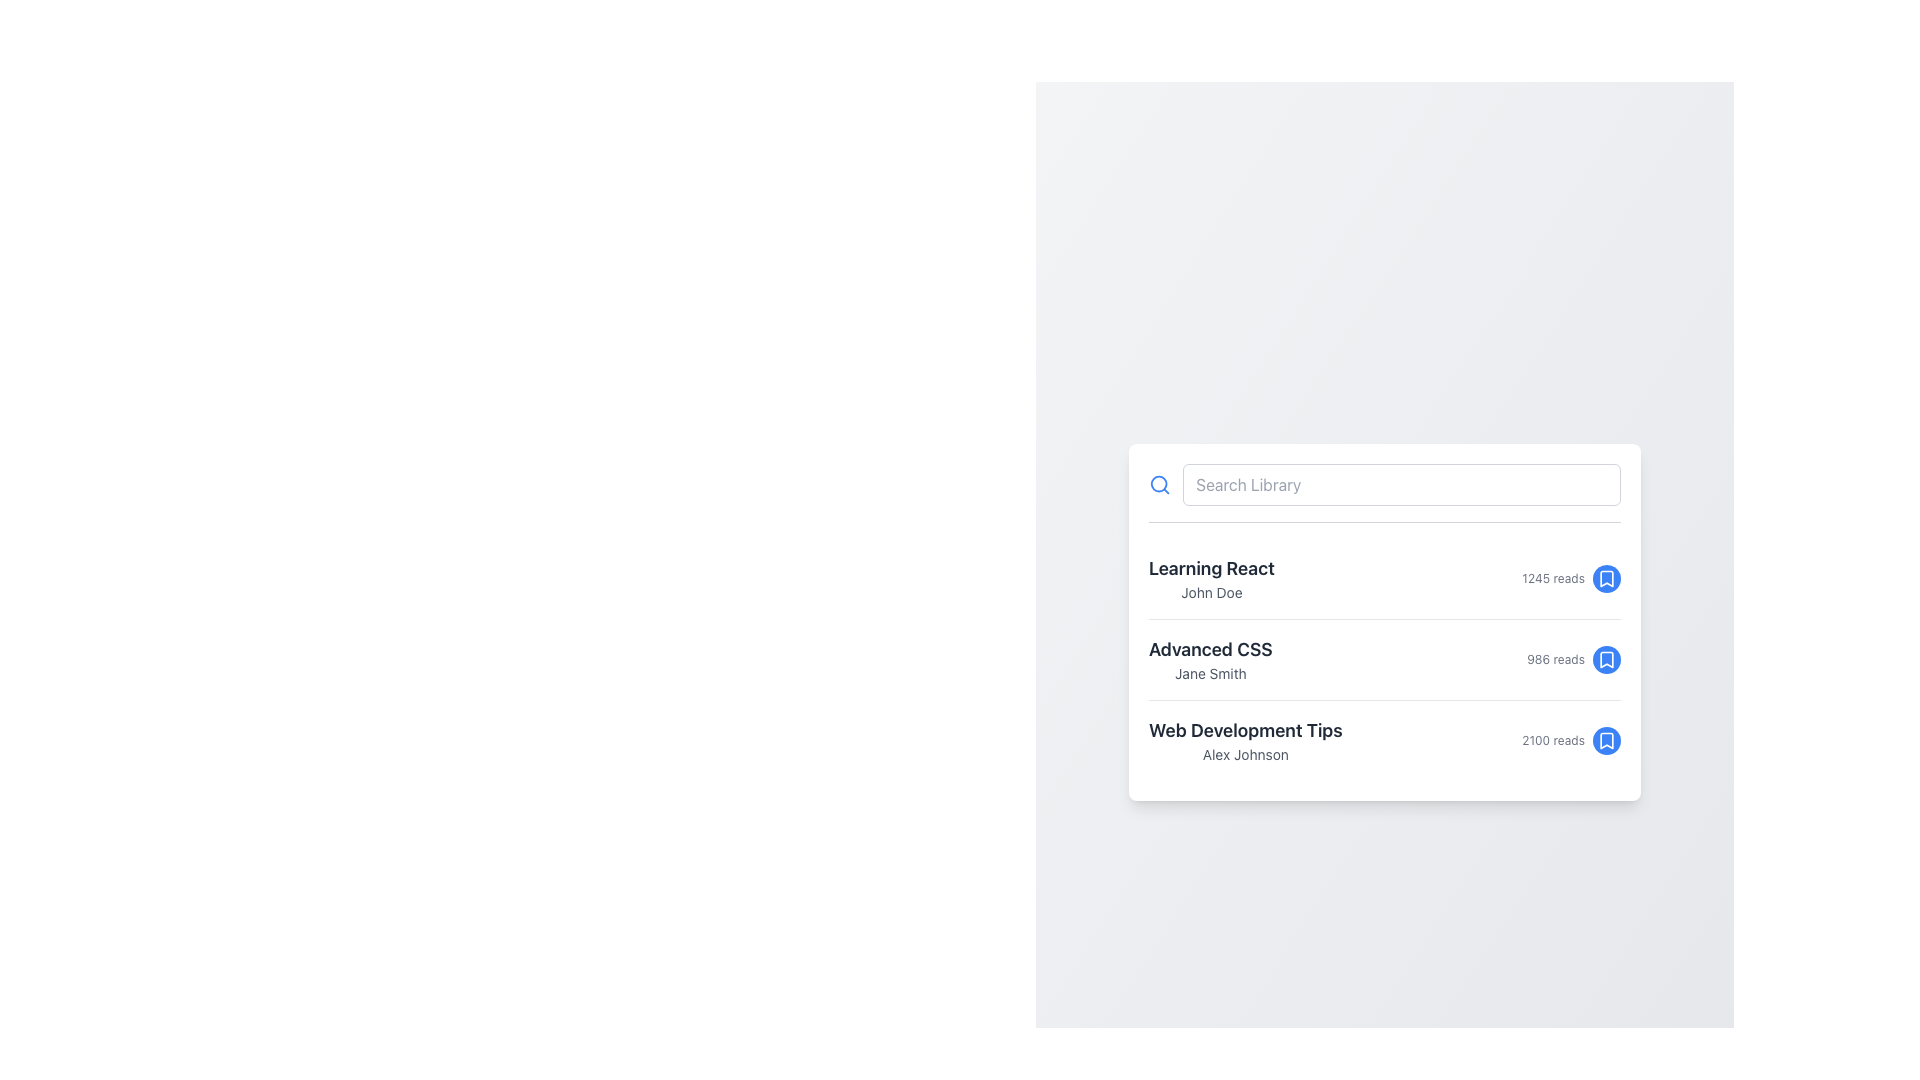 The height and width of the screenshot is (1080, 1920). Describe the element at coordinates (1555, 659) in the screenshot. I see `the static text label that displays the number of reads or views for the 'Advanced CSS' item, located between the main text description and a rounded blue button with a bookmark icon` at that location.